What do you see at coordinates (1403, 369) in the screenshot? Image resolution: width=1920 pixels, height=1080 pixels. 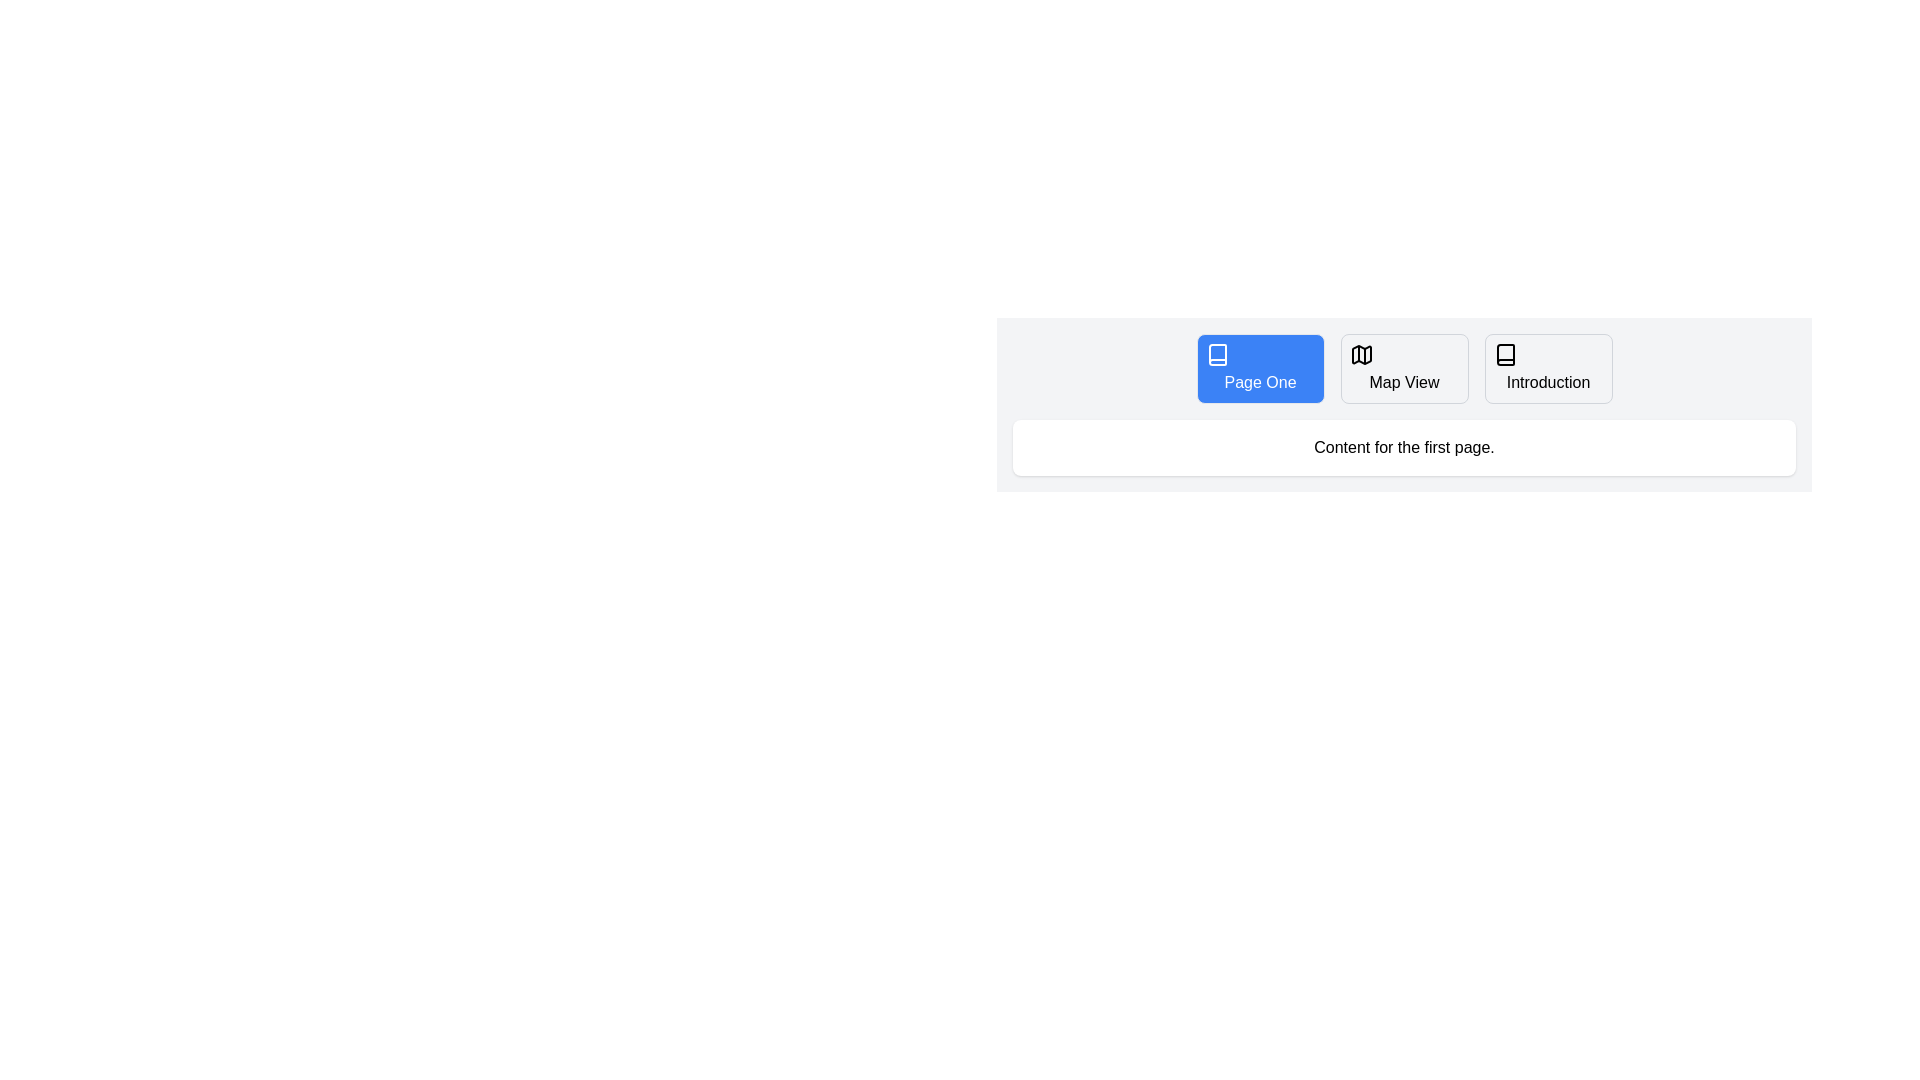 I see `the 'Map View' button, which is the second button in a group of three, positioned between the 'Page One' button and the 'Introduction' button` at bounding box center [1403, 369].